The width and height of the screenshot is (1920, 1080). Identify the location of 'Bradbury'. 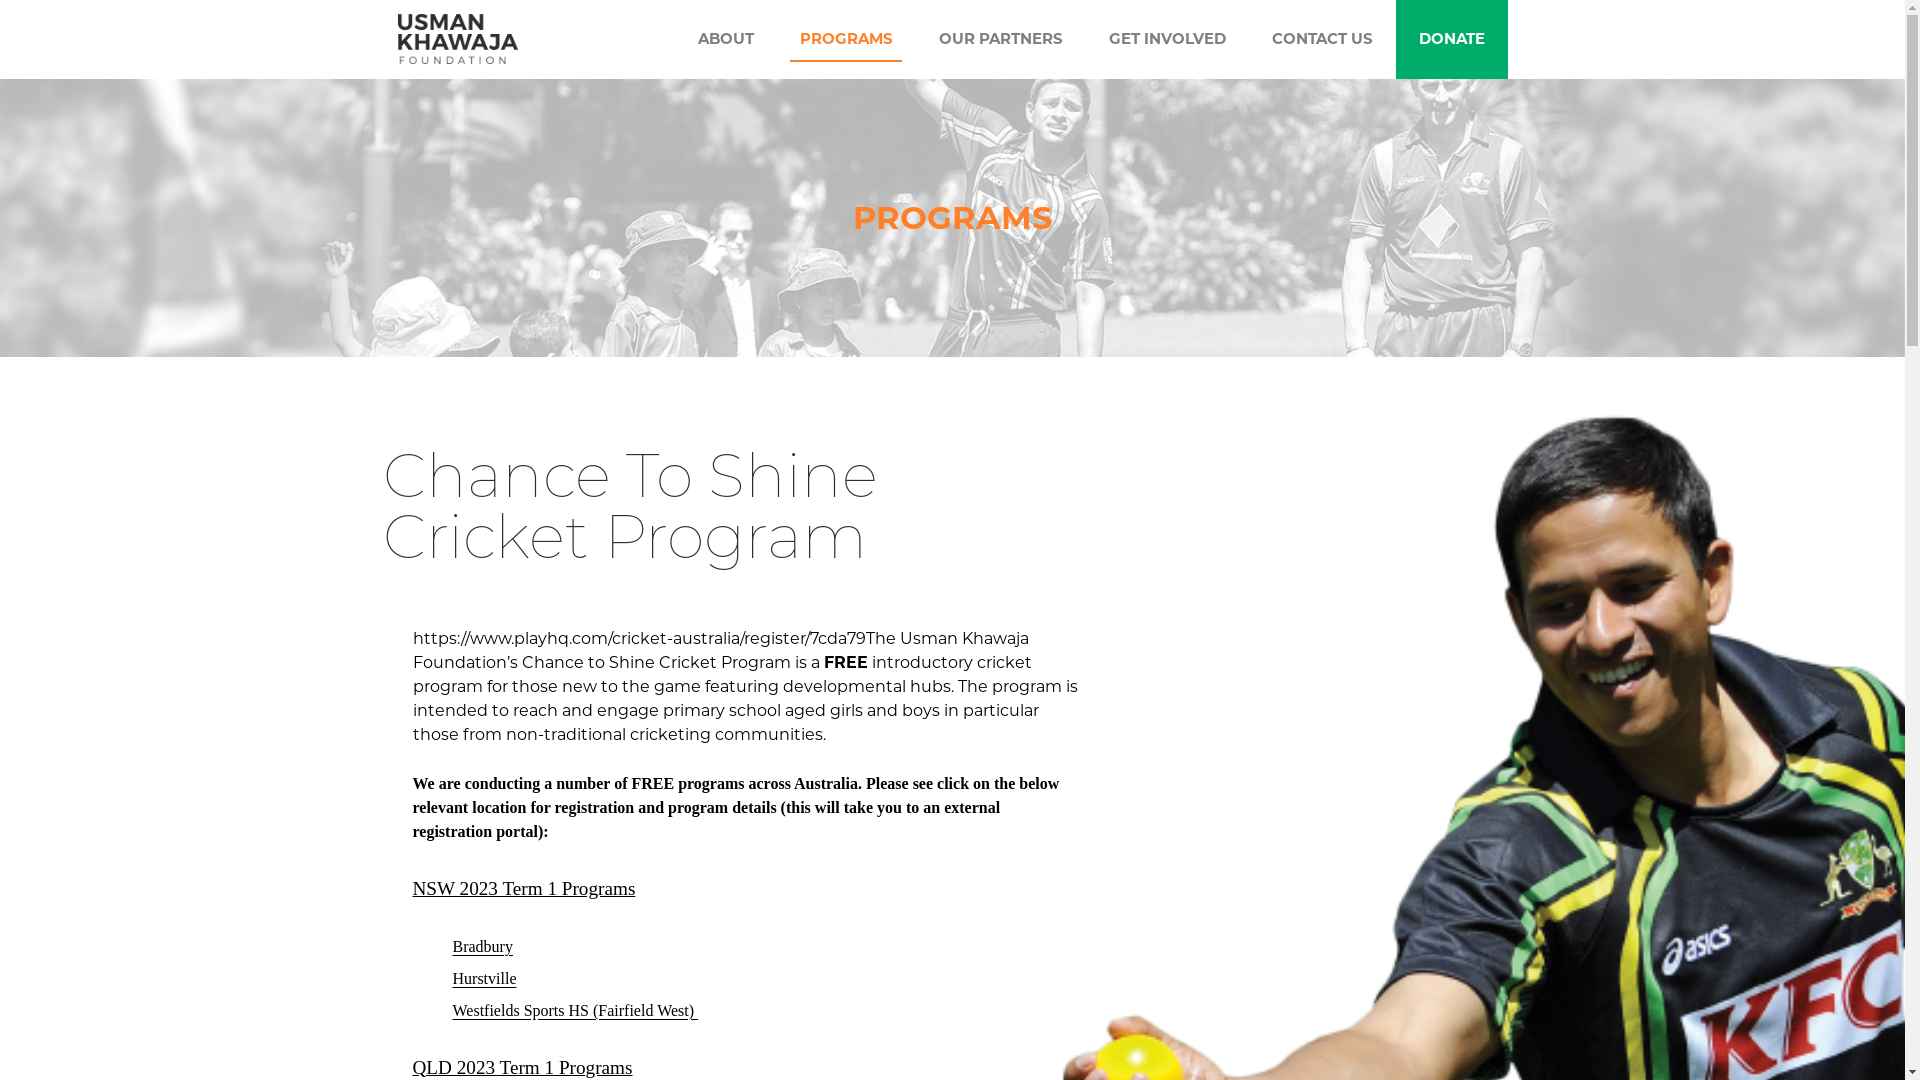
(481, 945).